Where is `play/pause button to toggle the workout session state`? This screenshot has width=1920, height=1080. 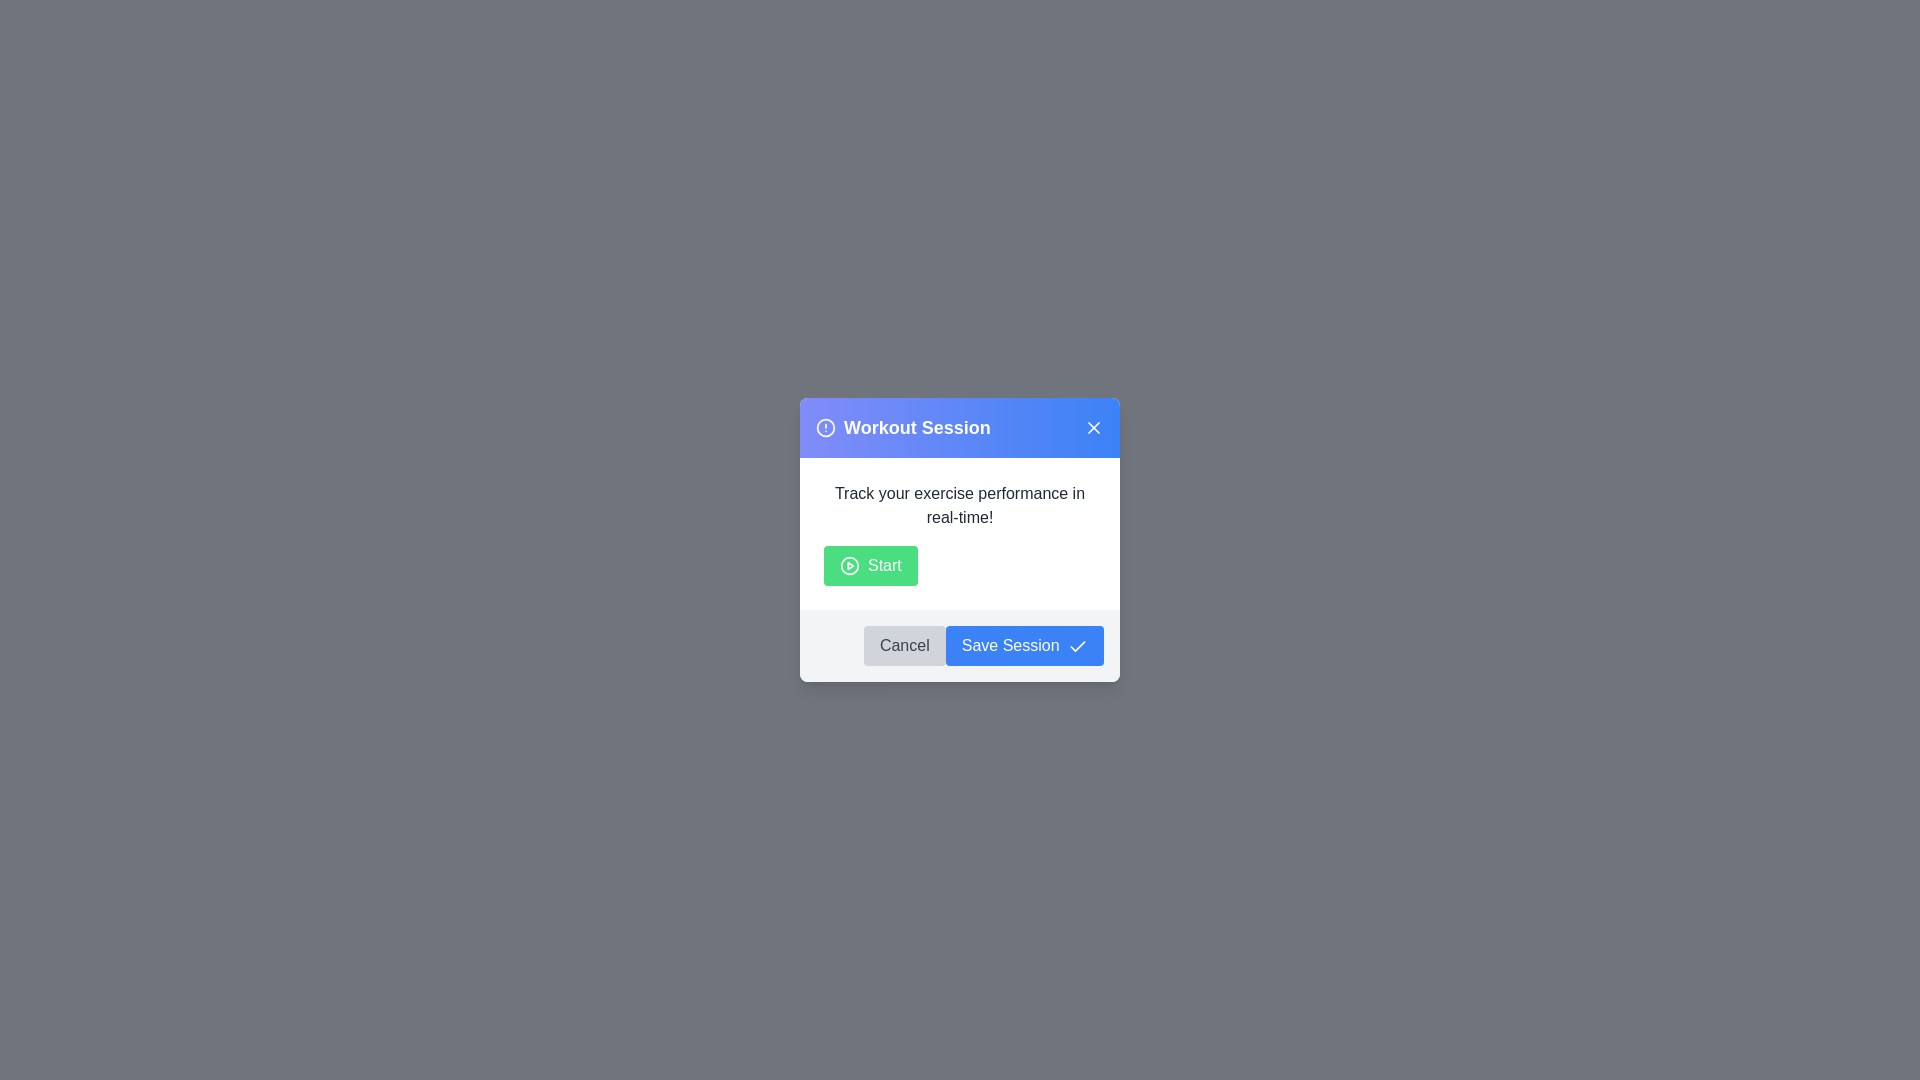 play/pause button to toggle the workout session state is located at coordinates (869, 566).